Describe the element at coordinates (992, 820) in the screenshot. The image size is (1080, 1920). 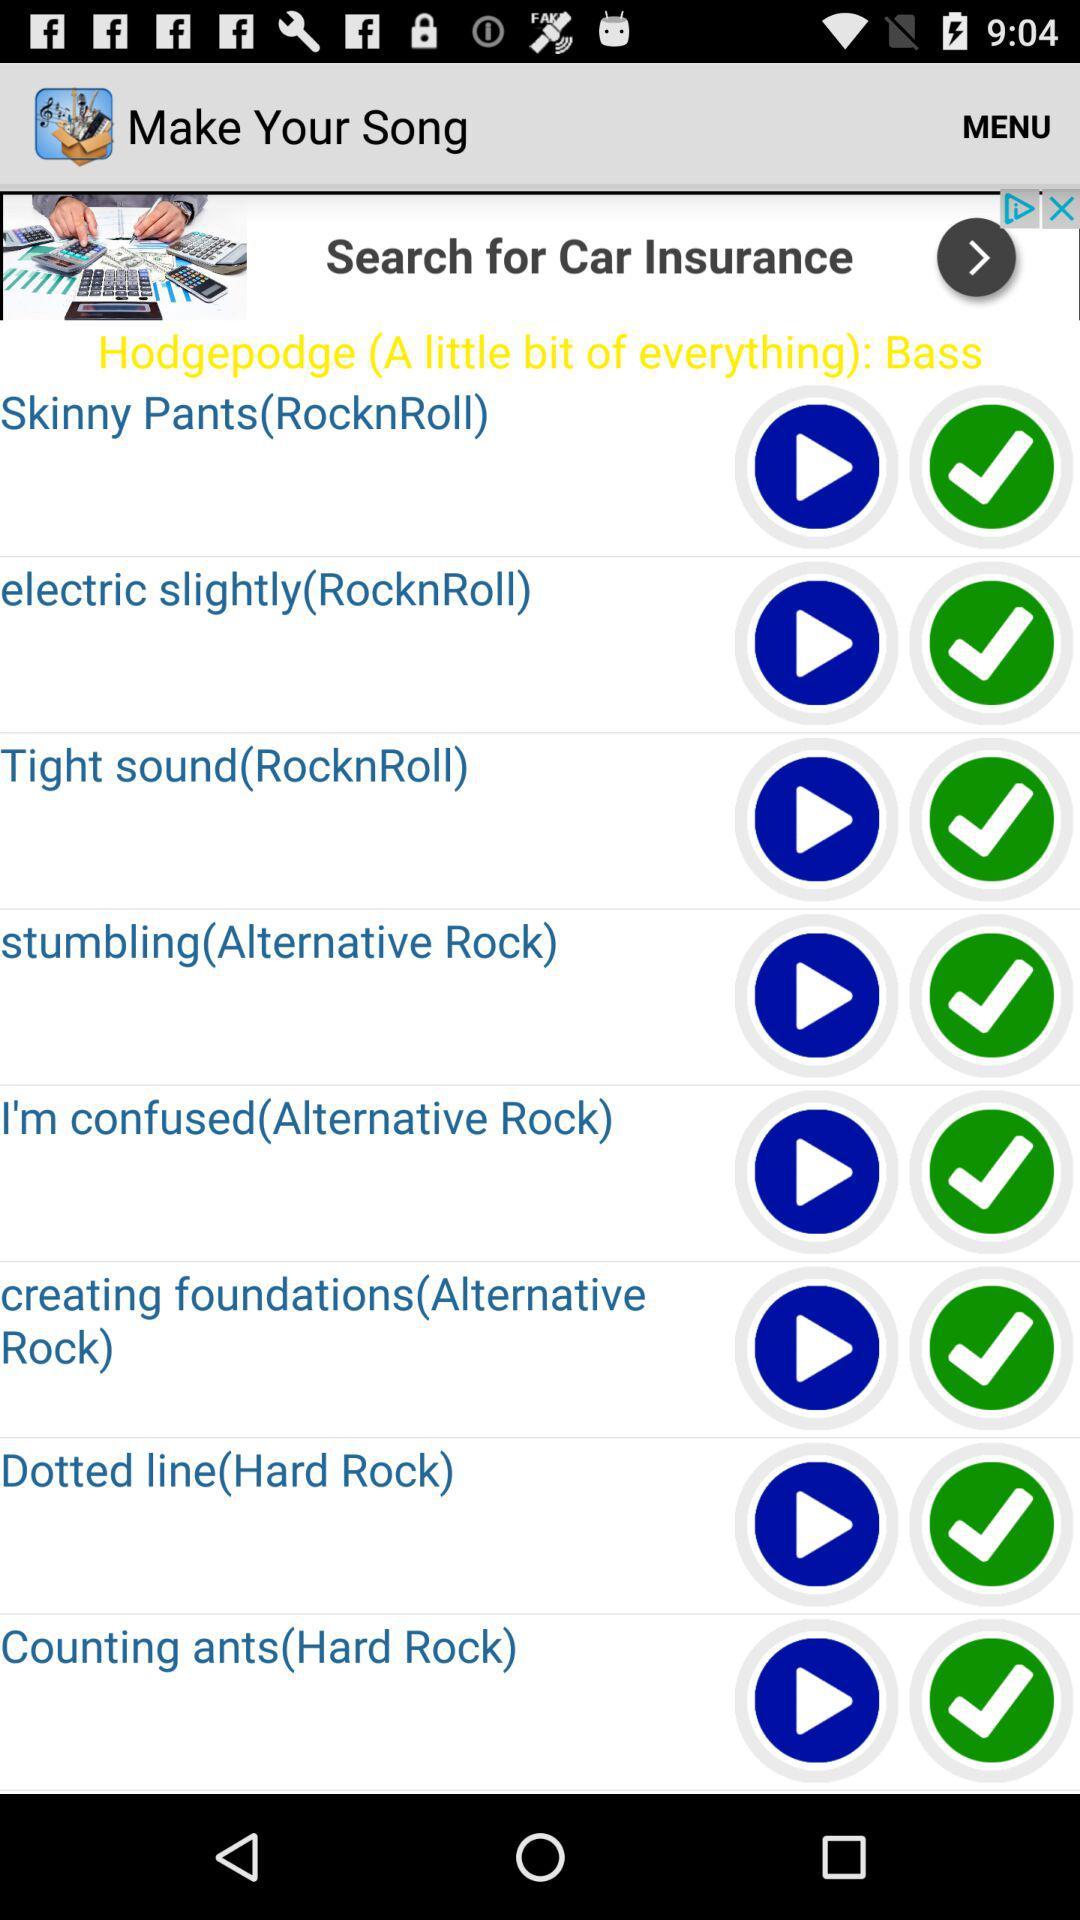
I see `click on select button` at that location.